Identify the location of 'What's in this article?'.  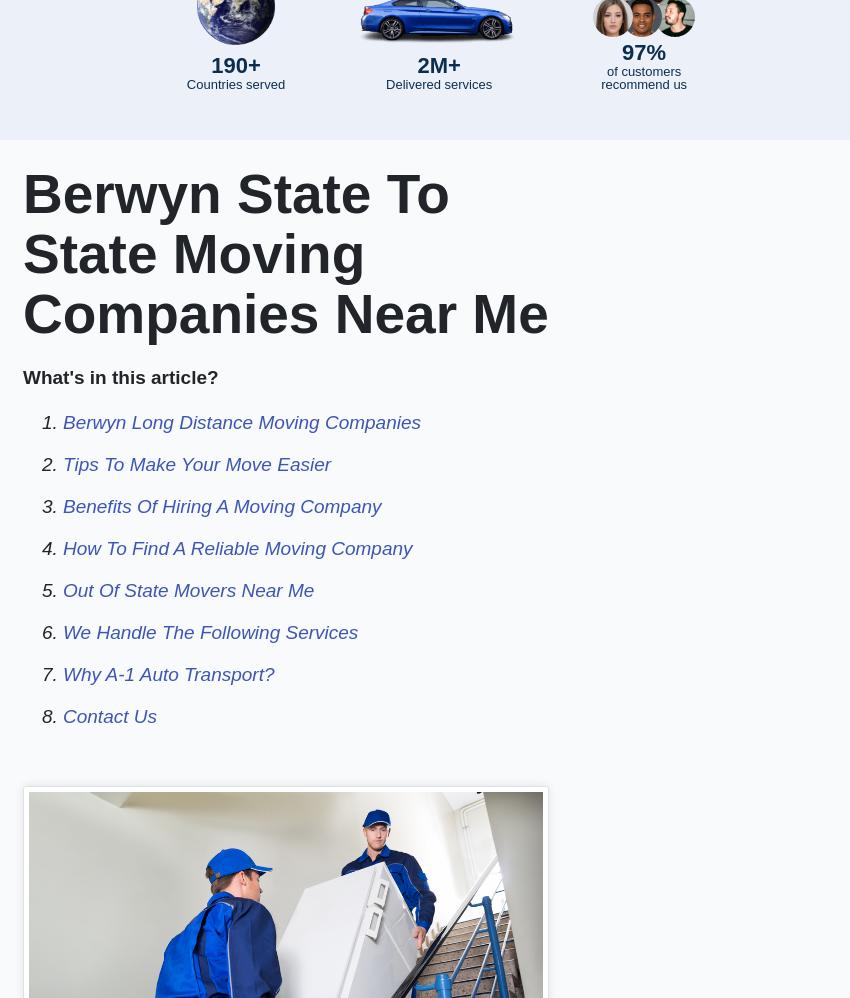
(119, 376).